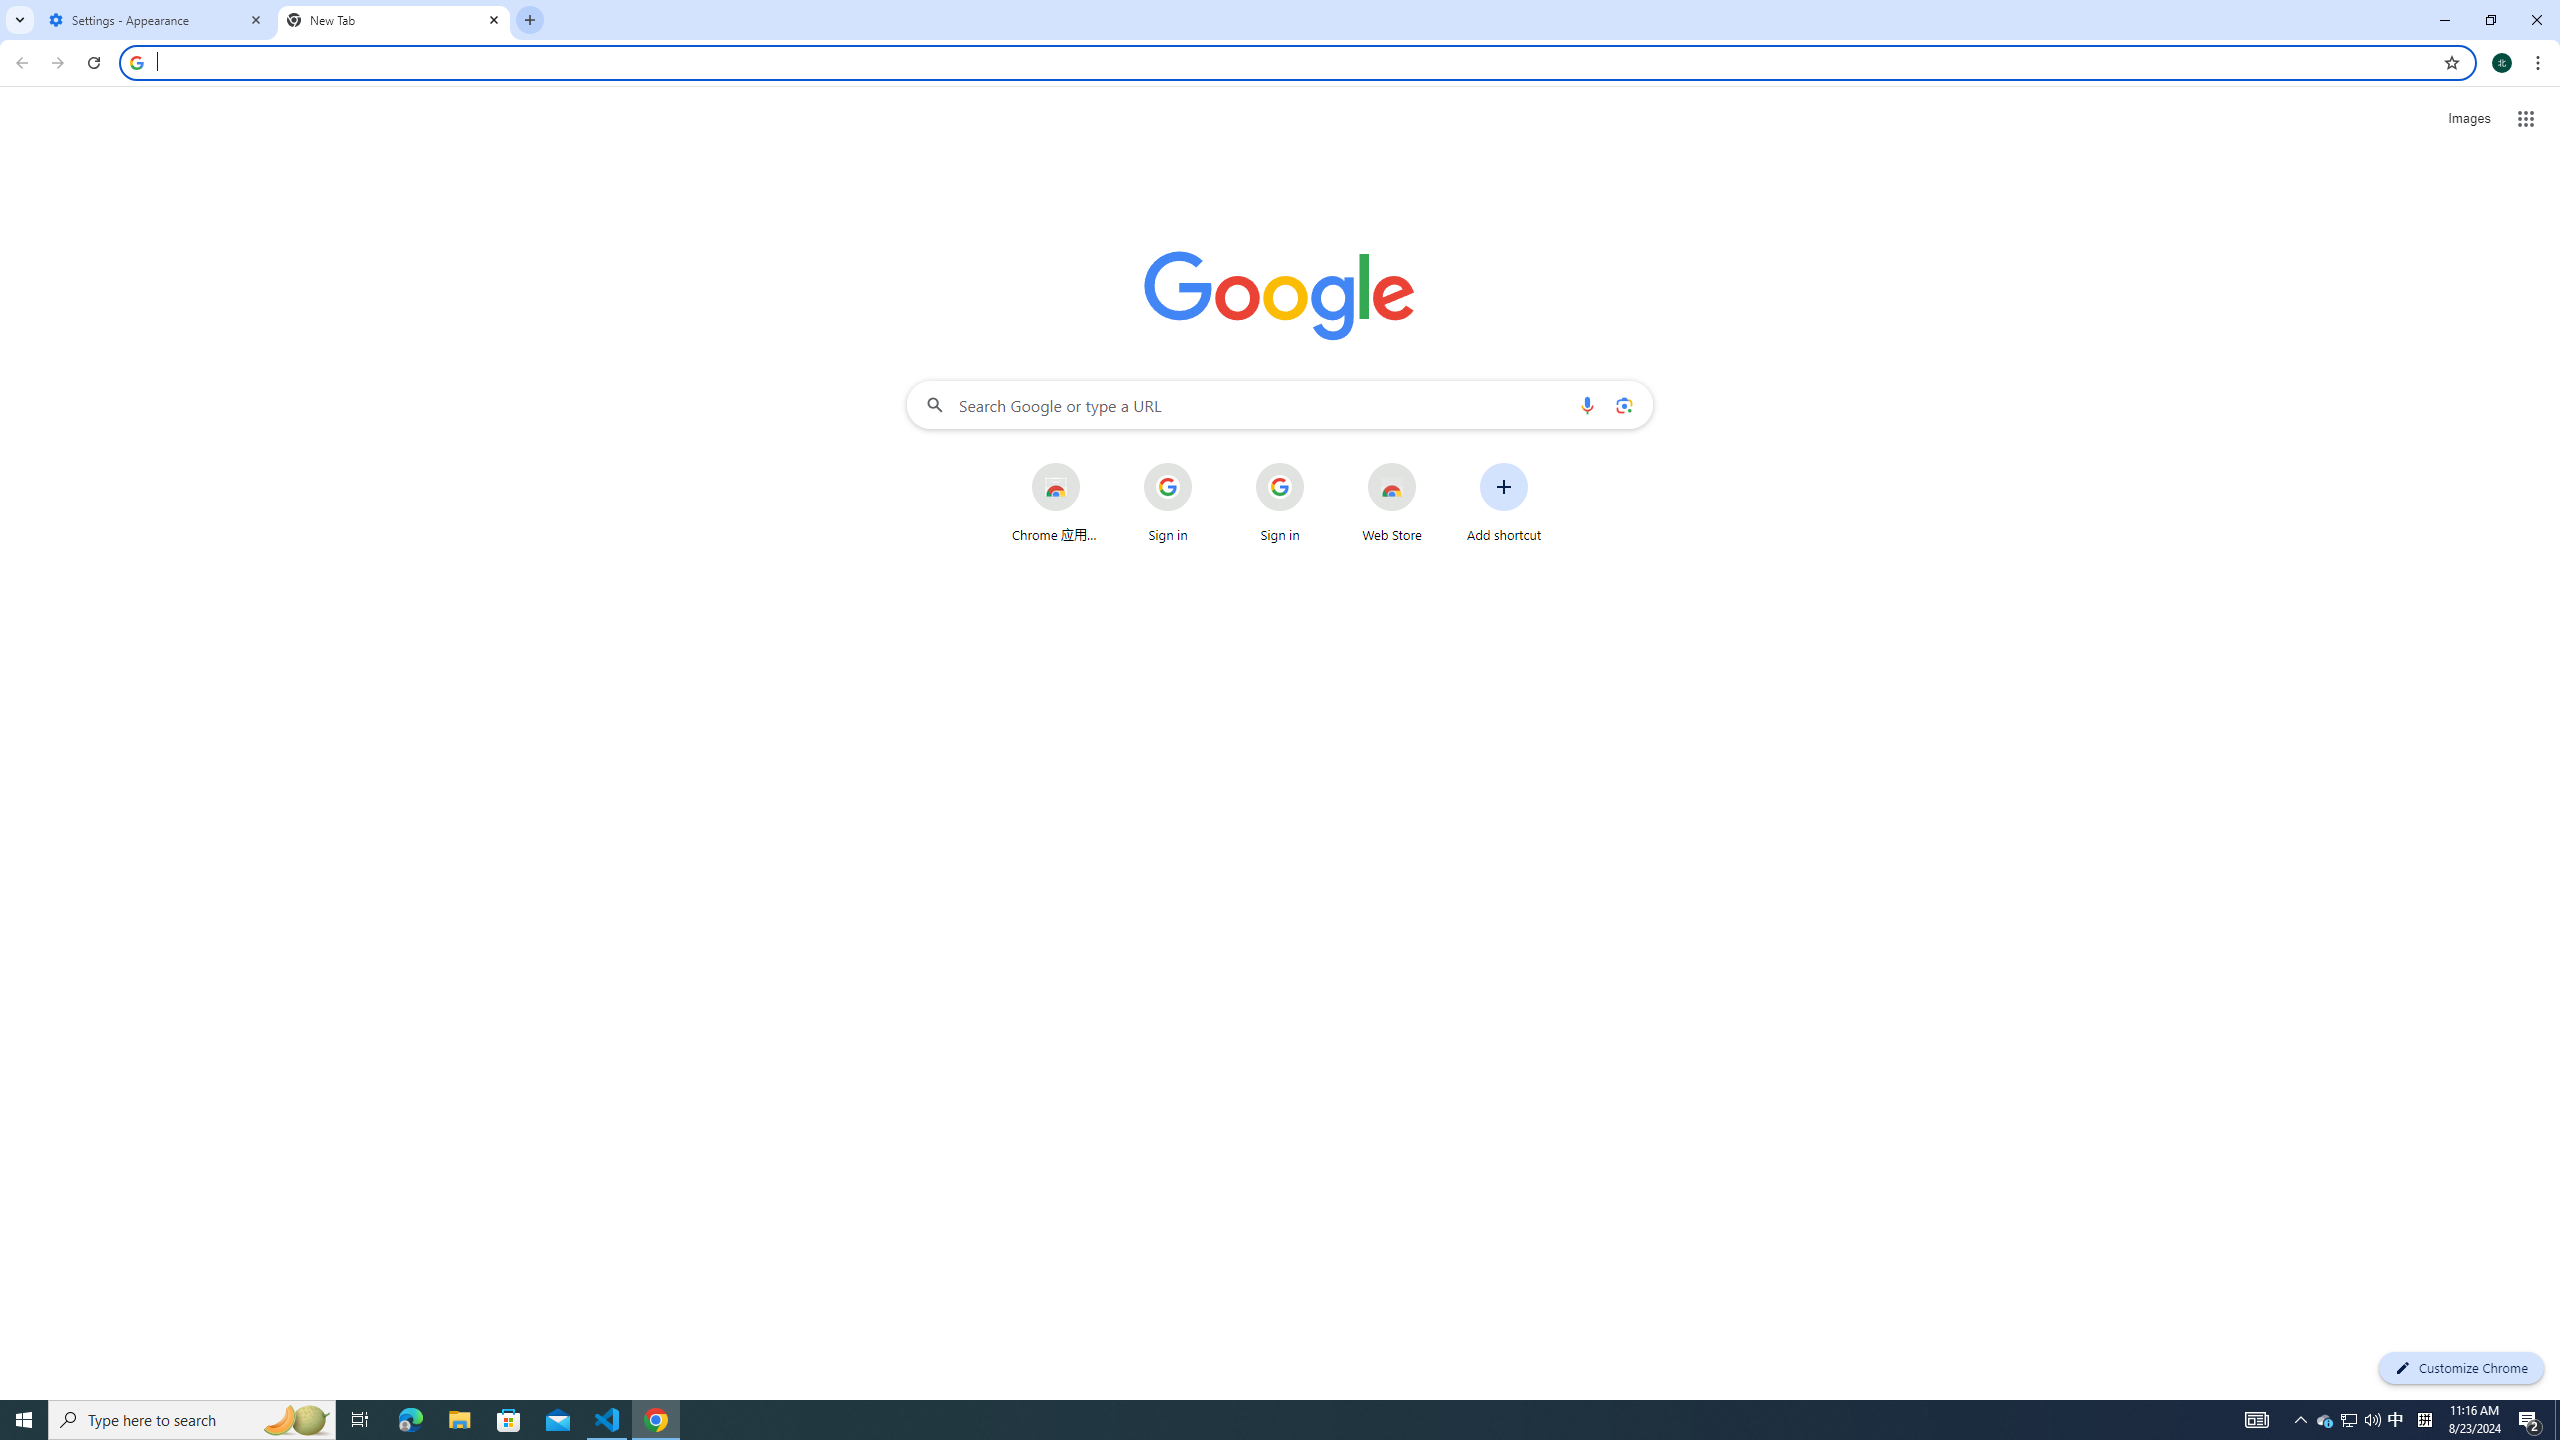 Image resolution: width=2560 pixels, height=1440 pixels. Describe the element at coordinates (1318, 464) in the screenshot. I see `'More actions for Sign in shortcut'` at that location.